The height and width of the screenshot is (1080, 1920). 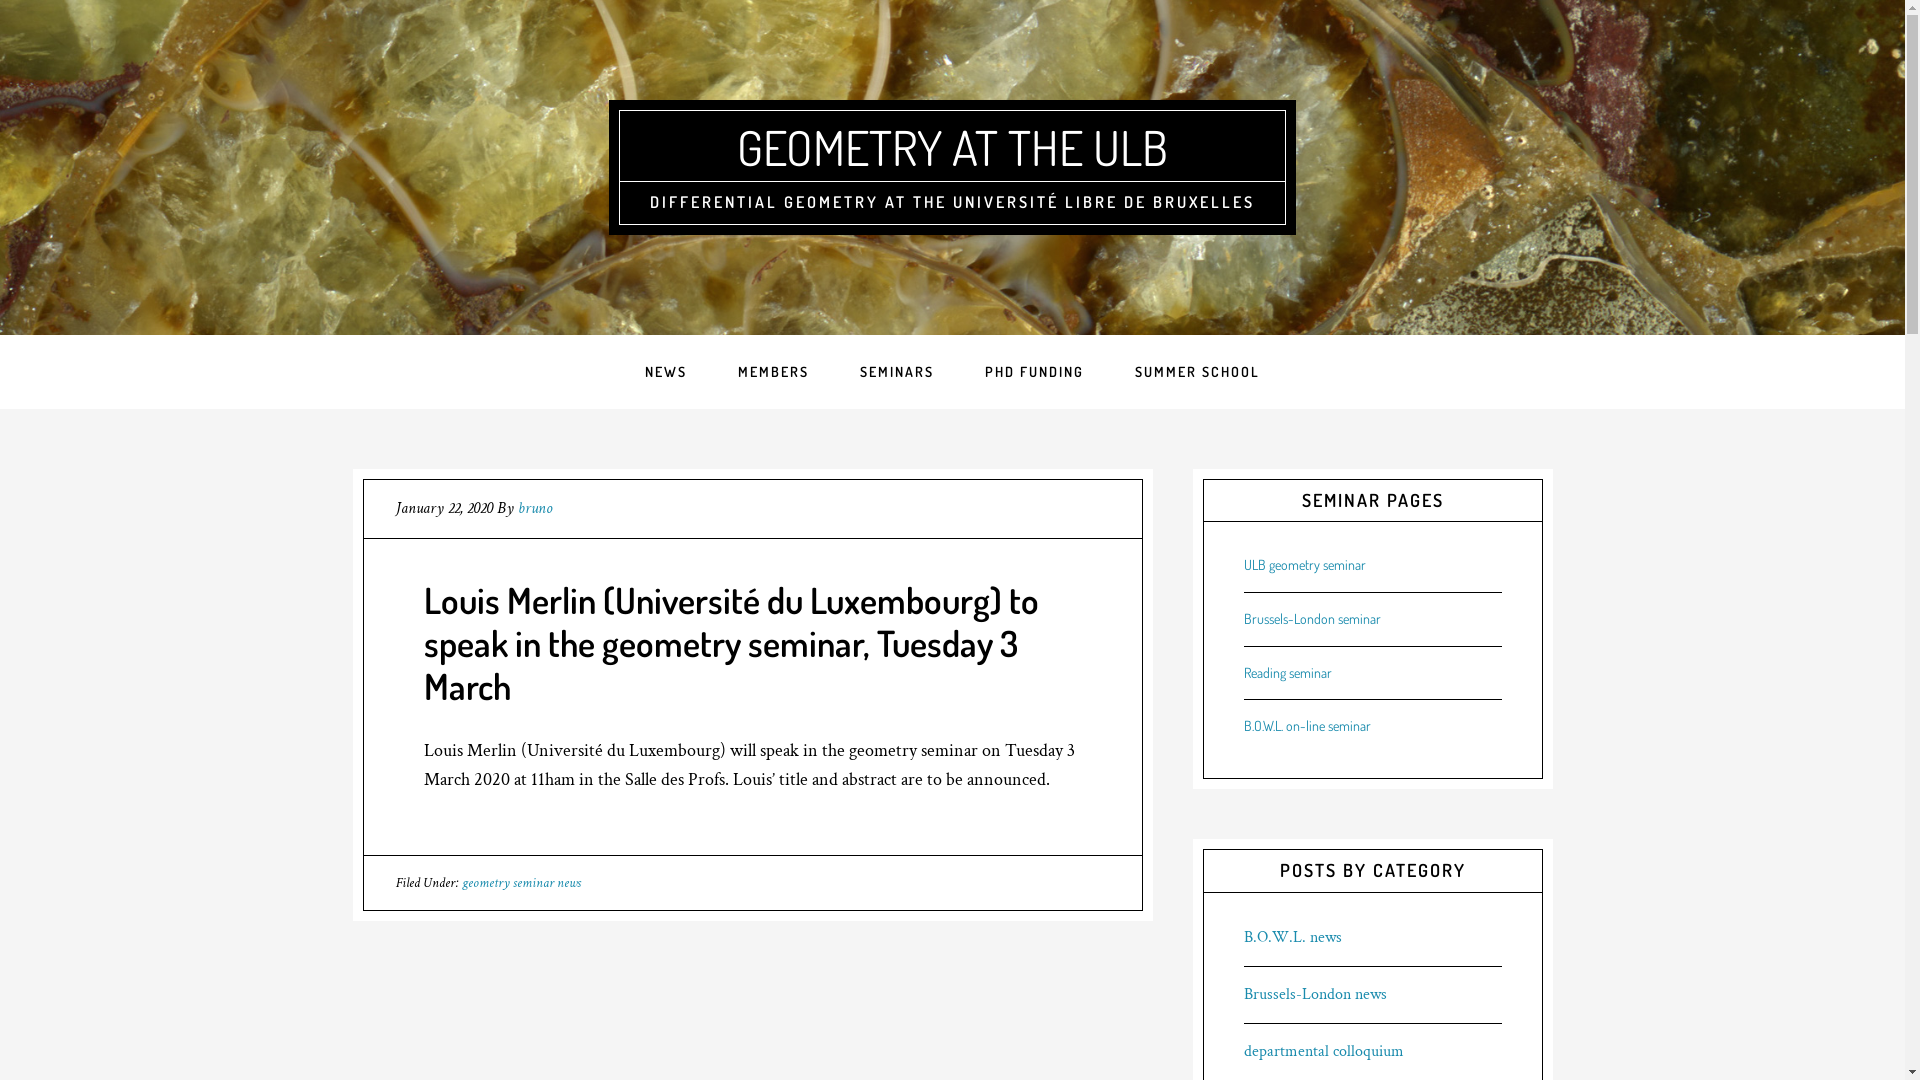 I want to click on 'PHD FUNDING', so click(x=960, y=371).